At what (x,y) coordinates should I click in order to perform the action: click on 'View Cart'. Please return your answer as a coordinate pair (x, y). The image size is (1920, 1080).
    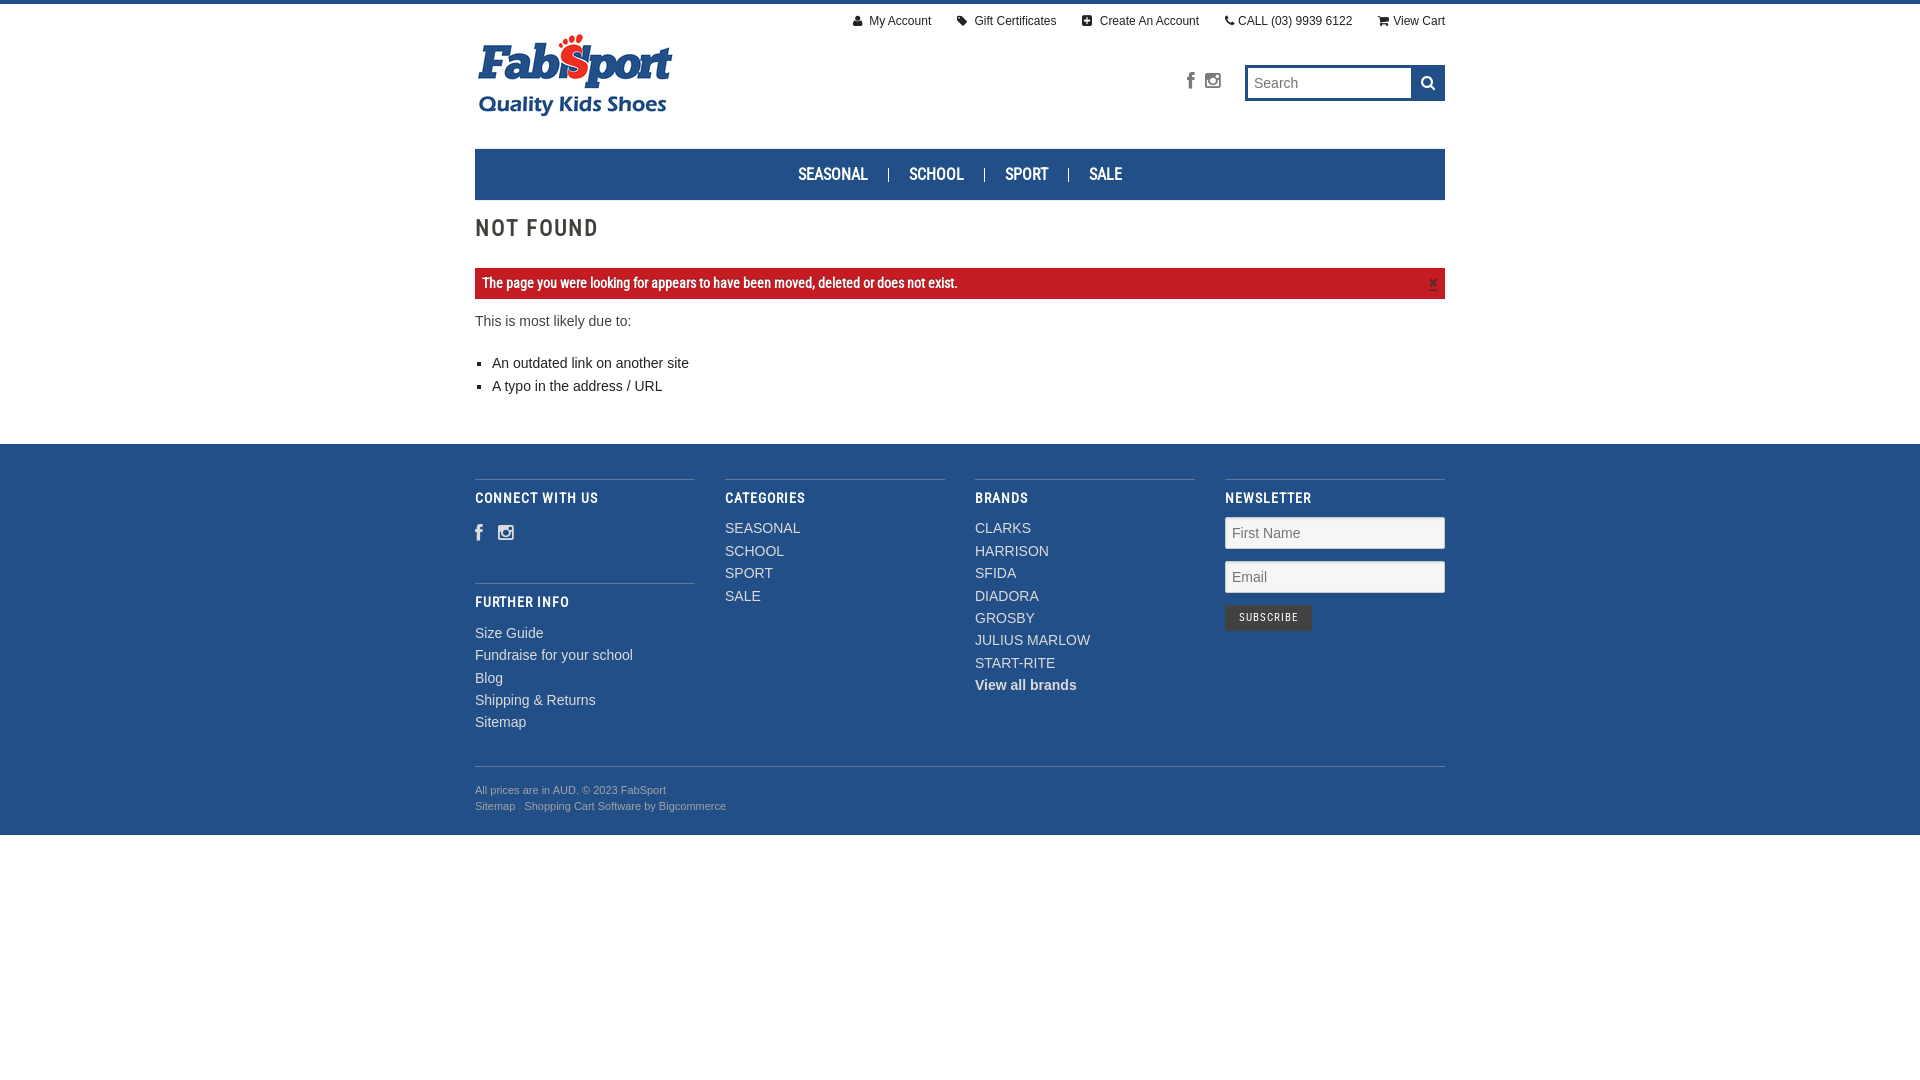
    Looking at the image, I should click on (1410, 21).